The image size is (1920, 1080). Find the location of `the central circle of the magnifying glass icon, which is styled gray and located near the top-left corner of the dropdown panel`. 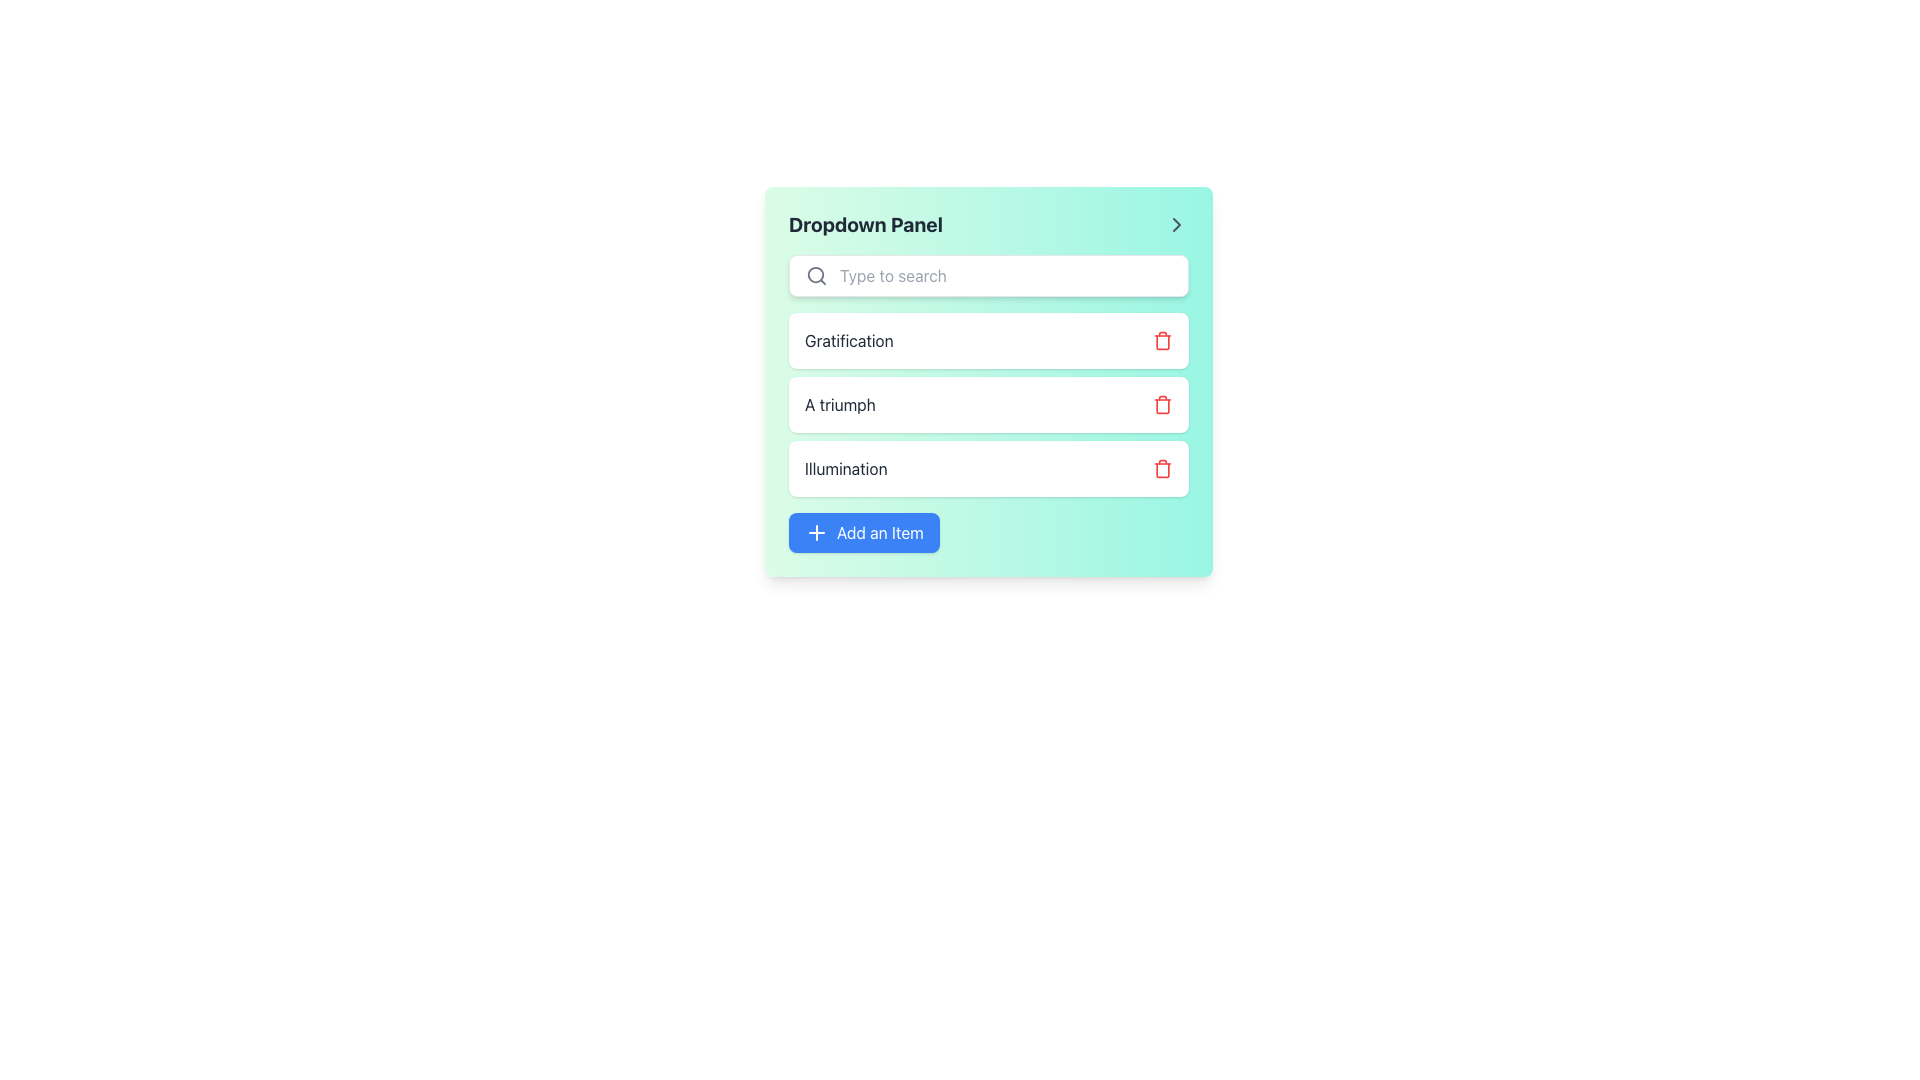

the central circle of the magnifying glass icon, which is styled gray and located near the top-left corner of the dropdown panel is located at coordinates (816, 275).